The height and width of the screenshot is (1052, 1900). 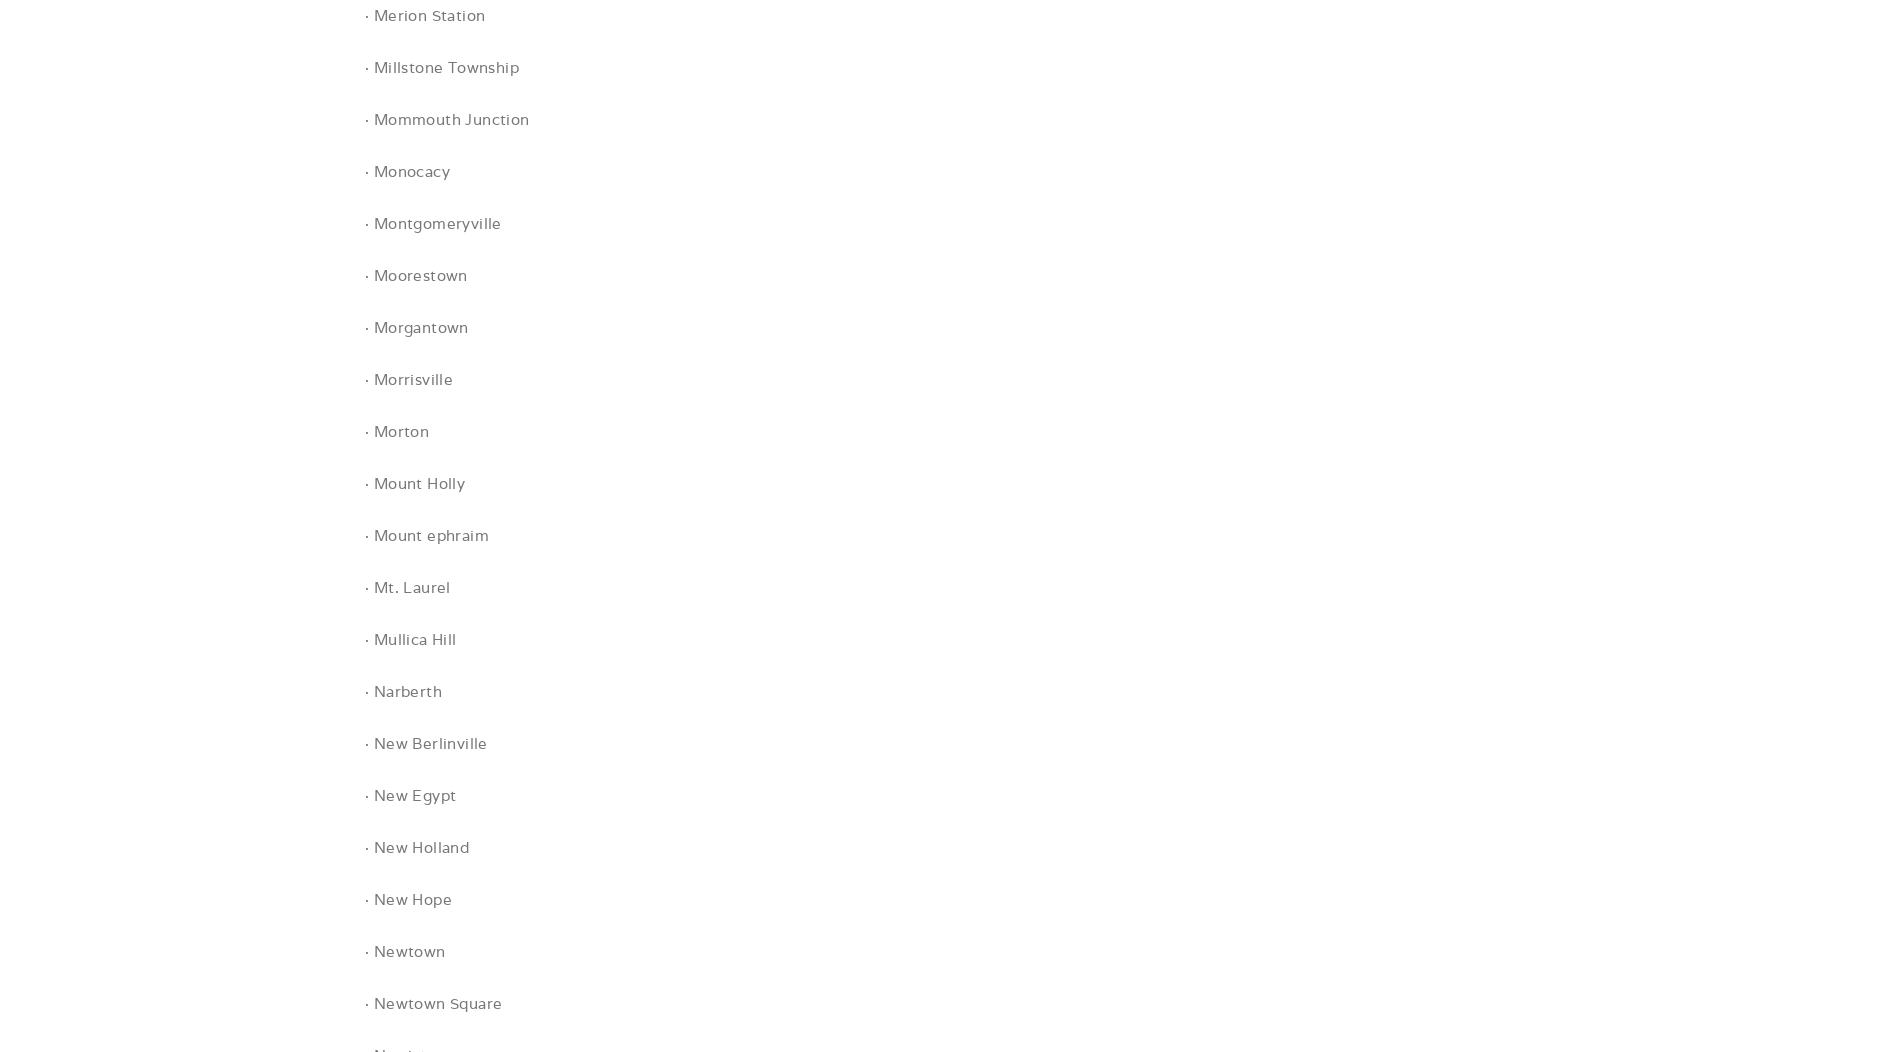 I want to click on '· New Hope', so click(x=407, y=899).